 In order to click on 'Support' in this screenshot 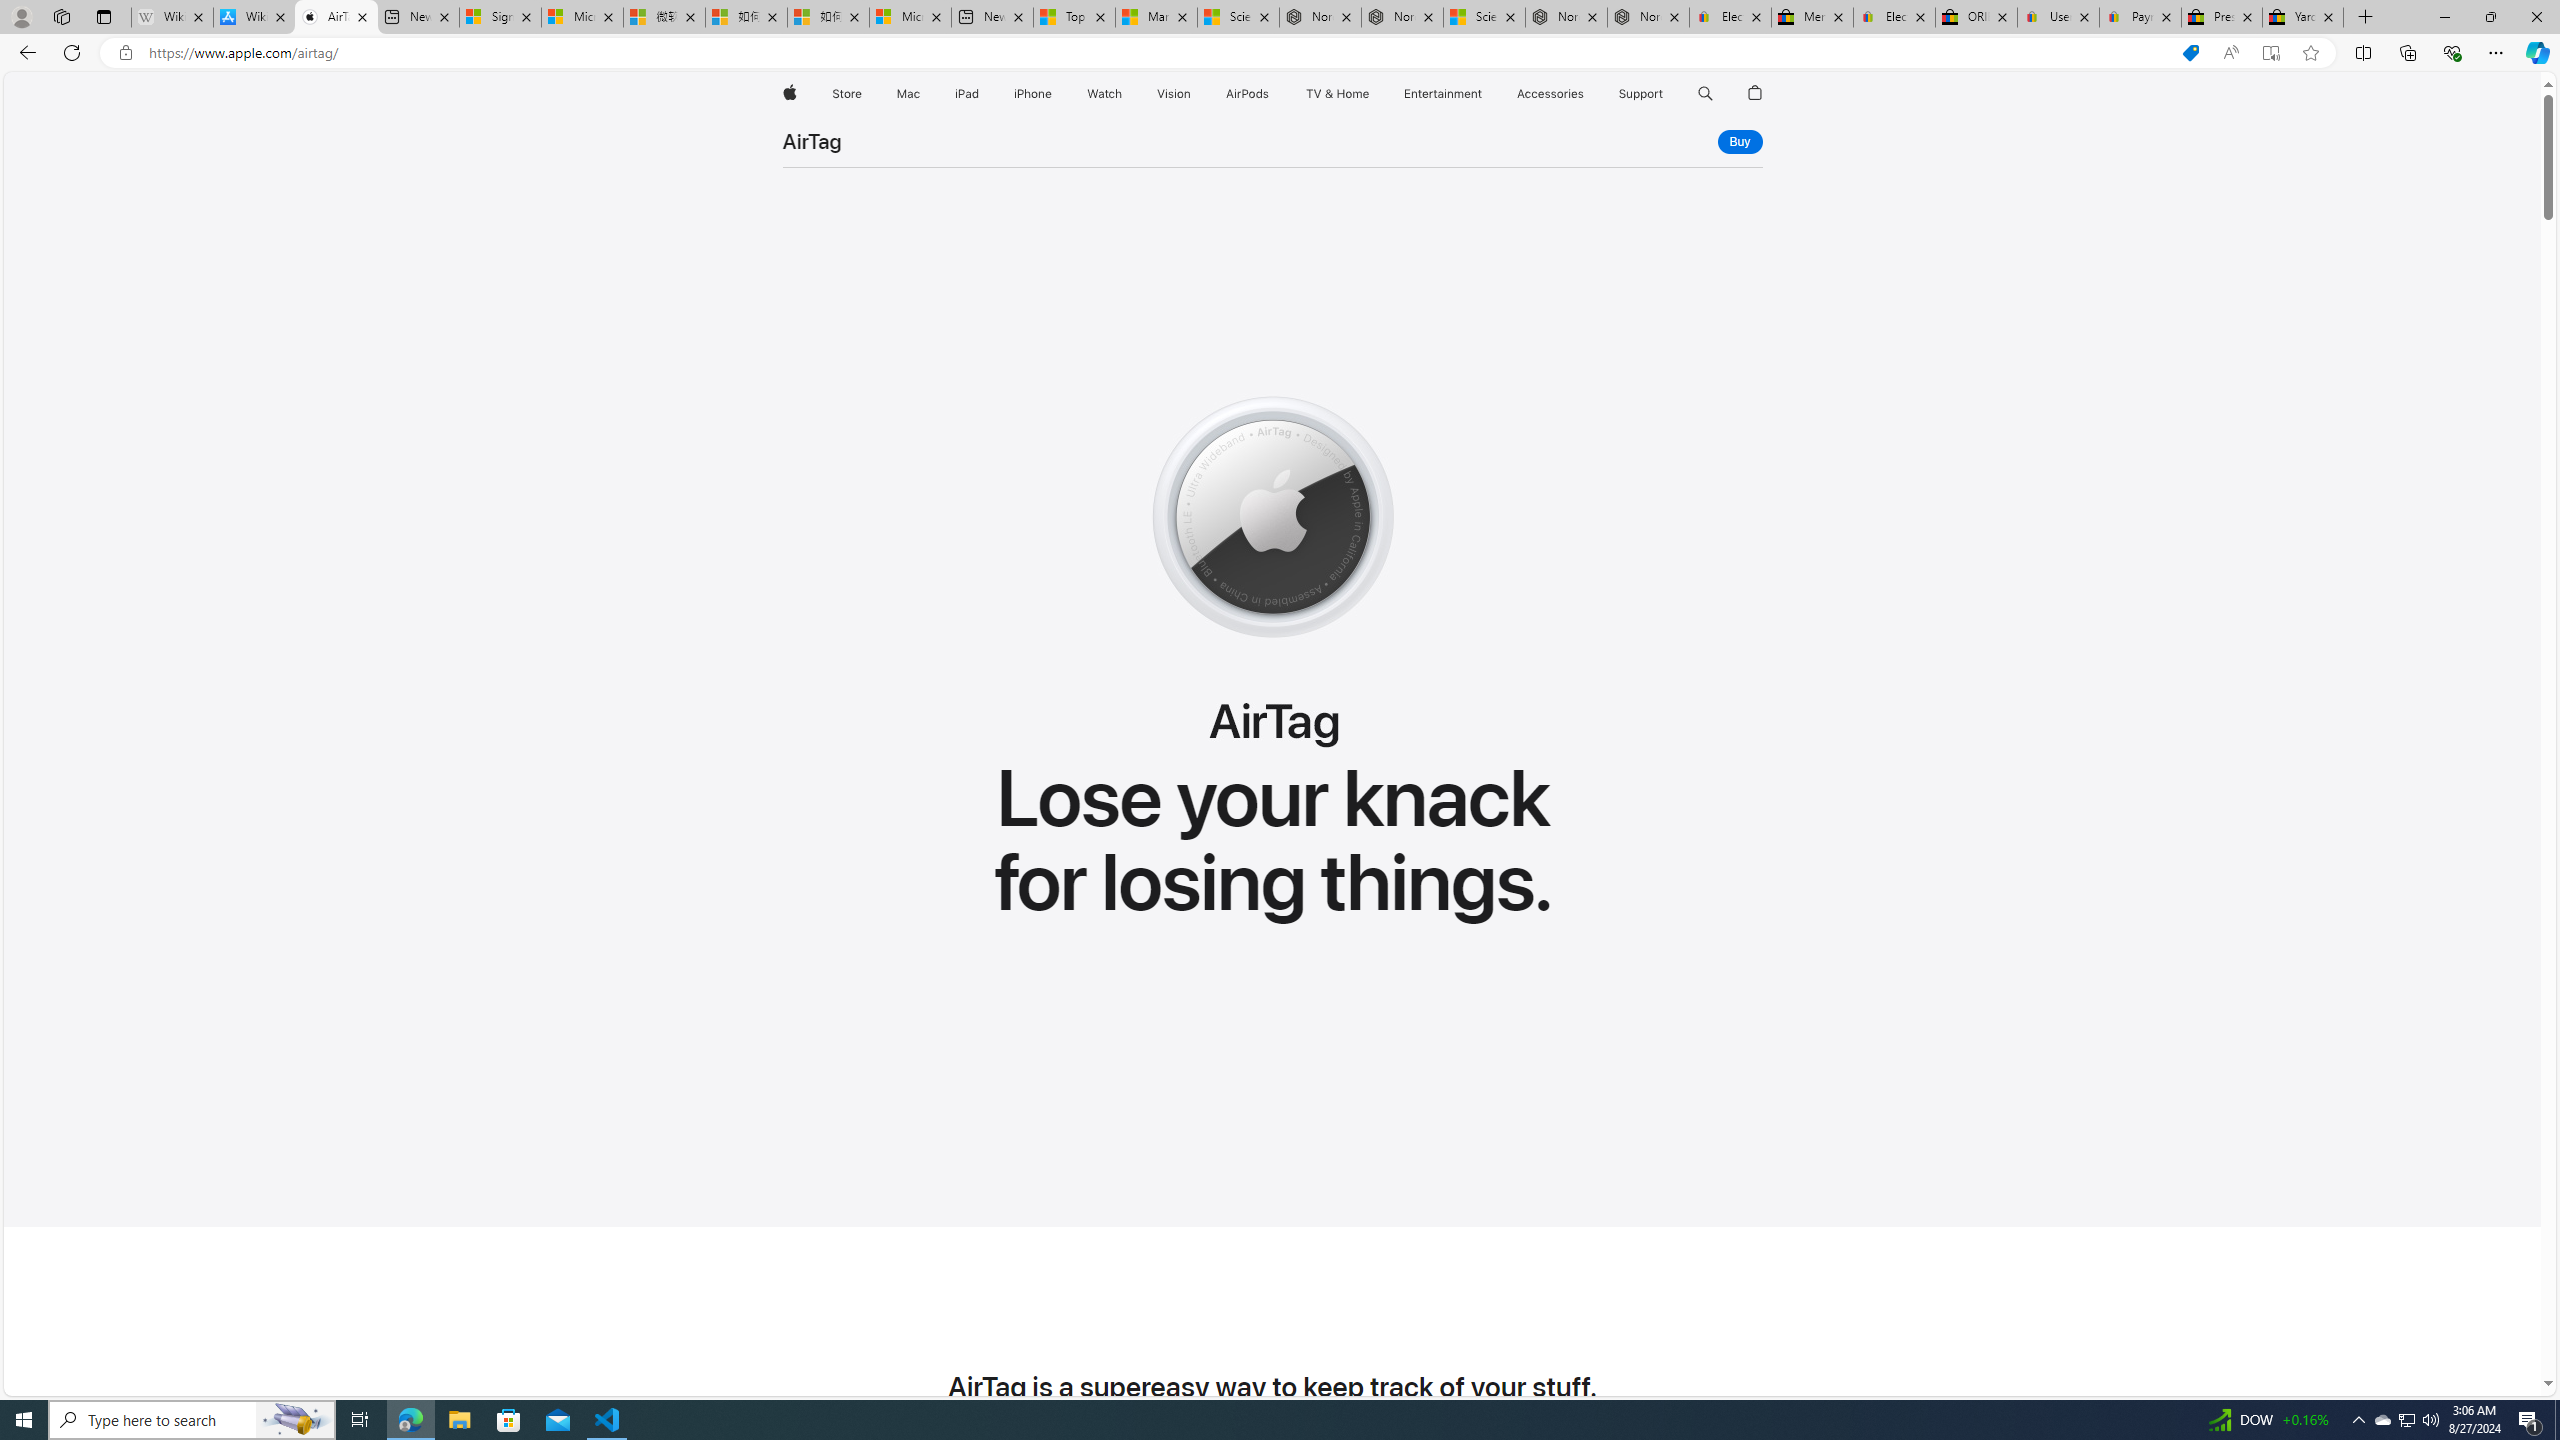, I will do `click(1639, 93)`.